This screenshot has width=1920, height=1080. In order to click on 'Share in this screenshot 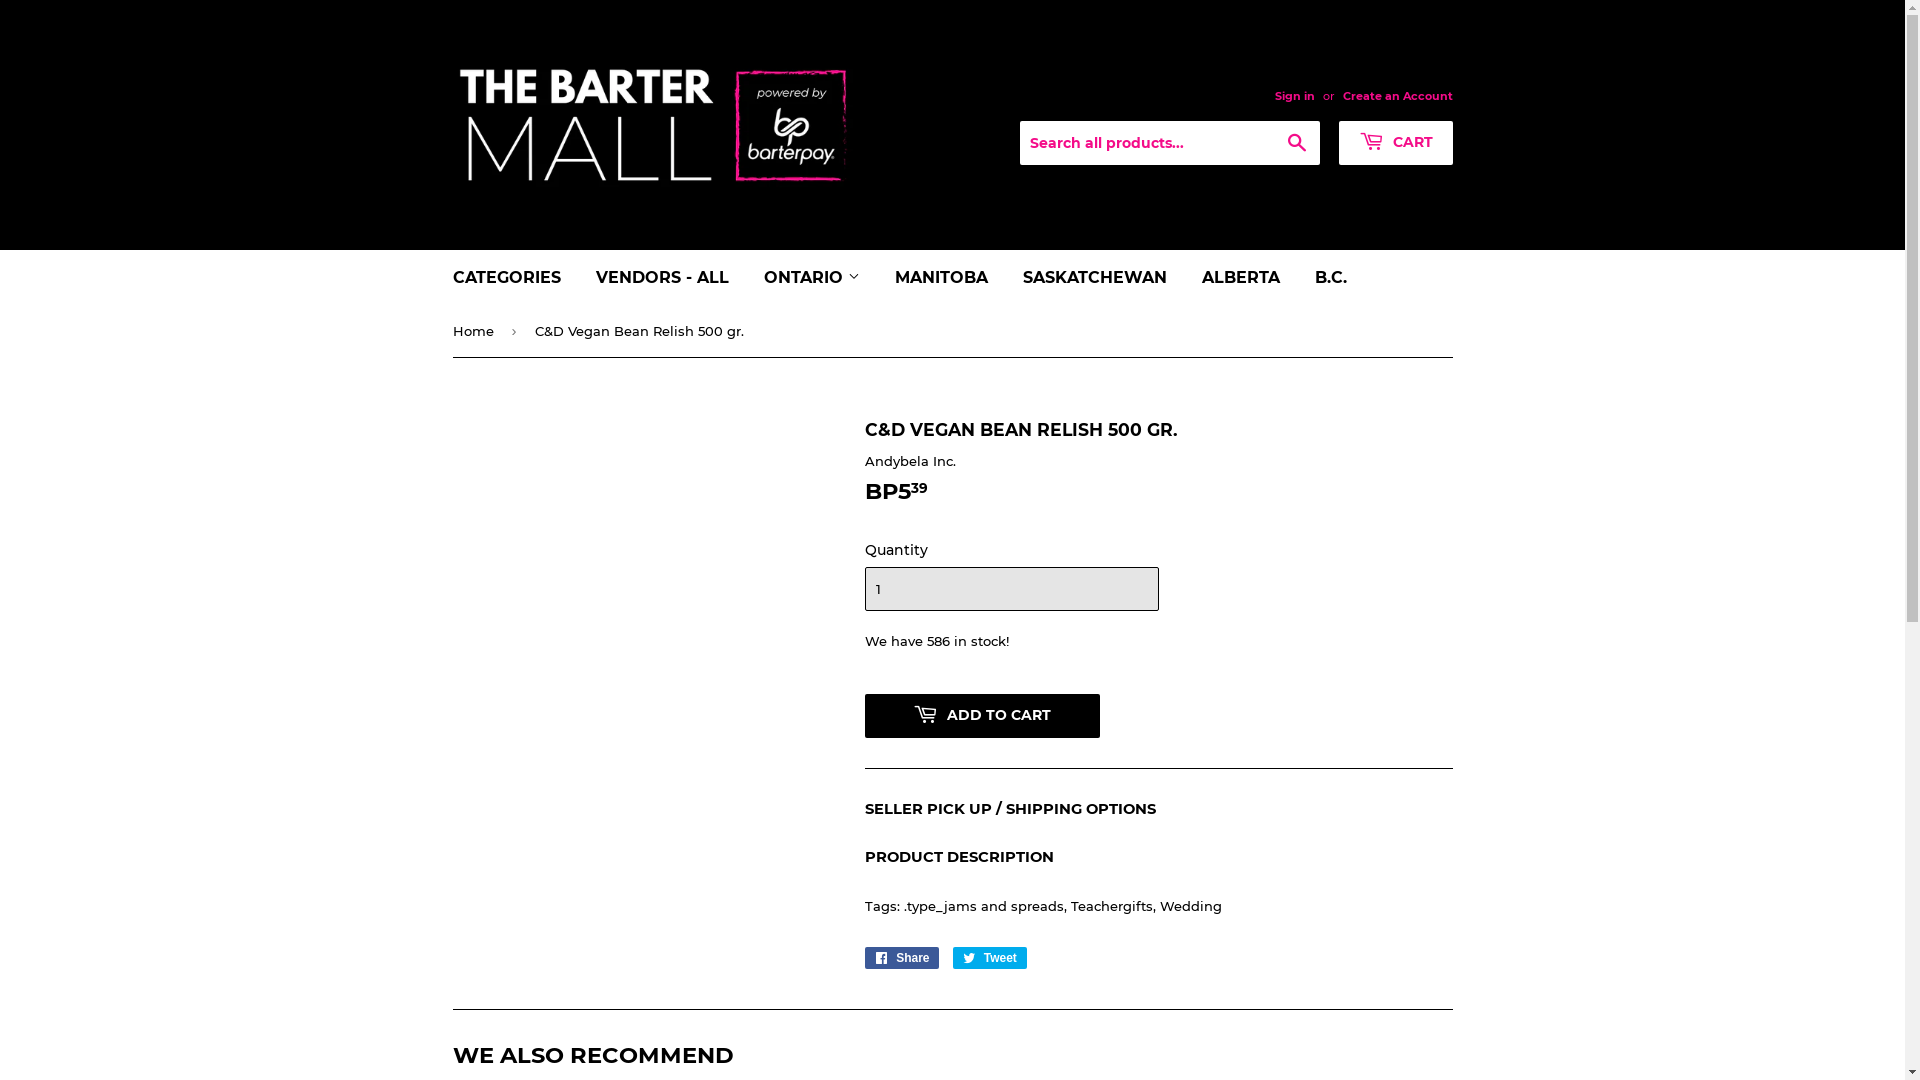, I will do `click(900, 956)`.